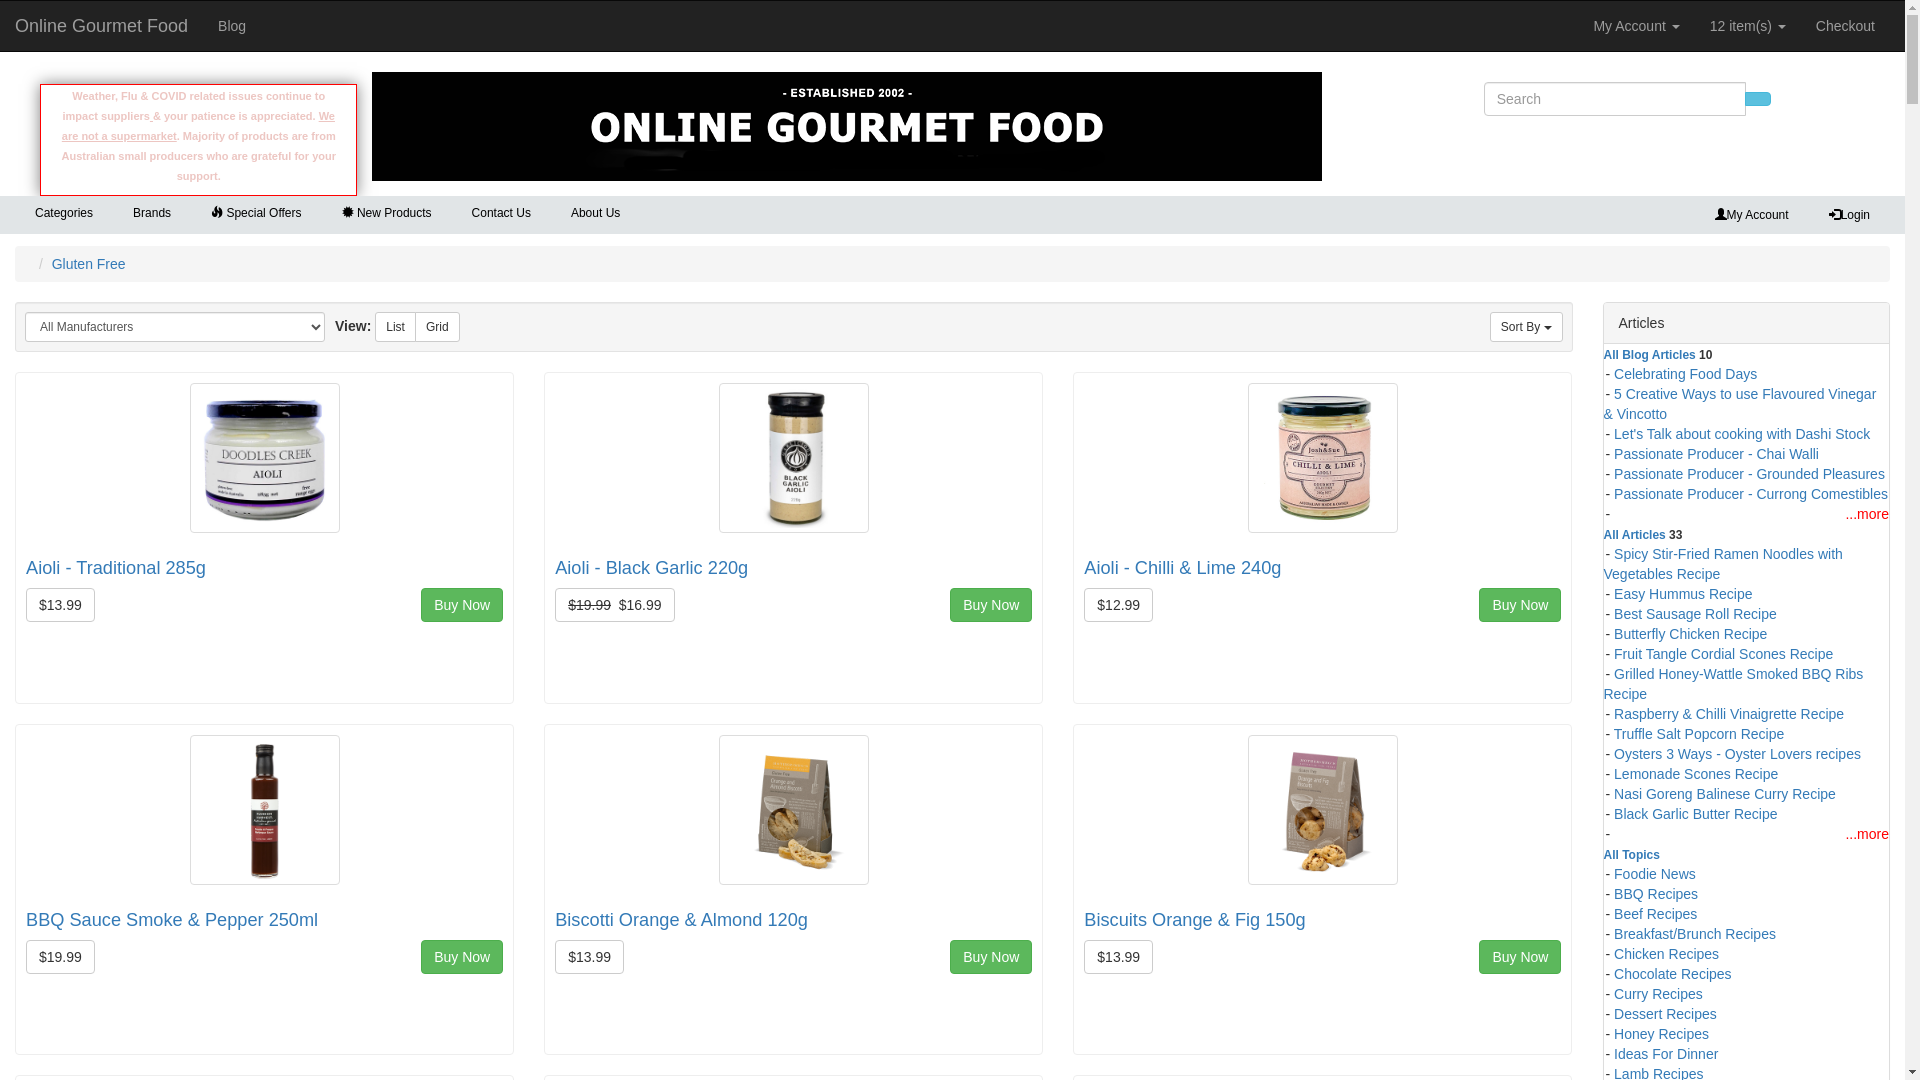 The height and width of the screenshot is (1080, 1920). I want to click on 'Black Garlic Butter Recipe', so click(1694, 812).